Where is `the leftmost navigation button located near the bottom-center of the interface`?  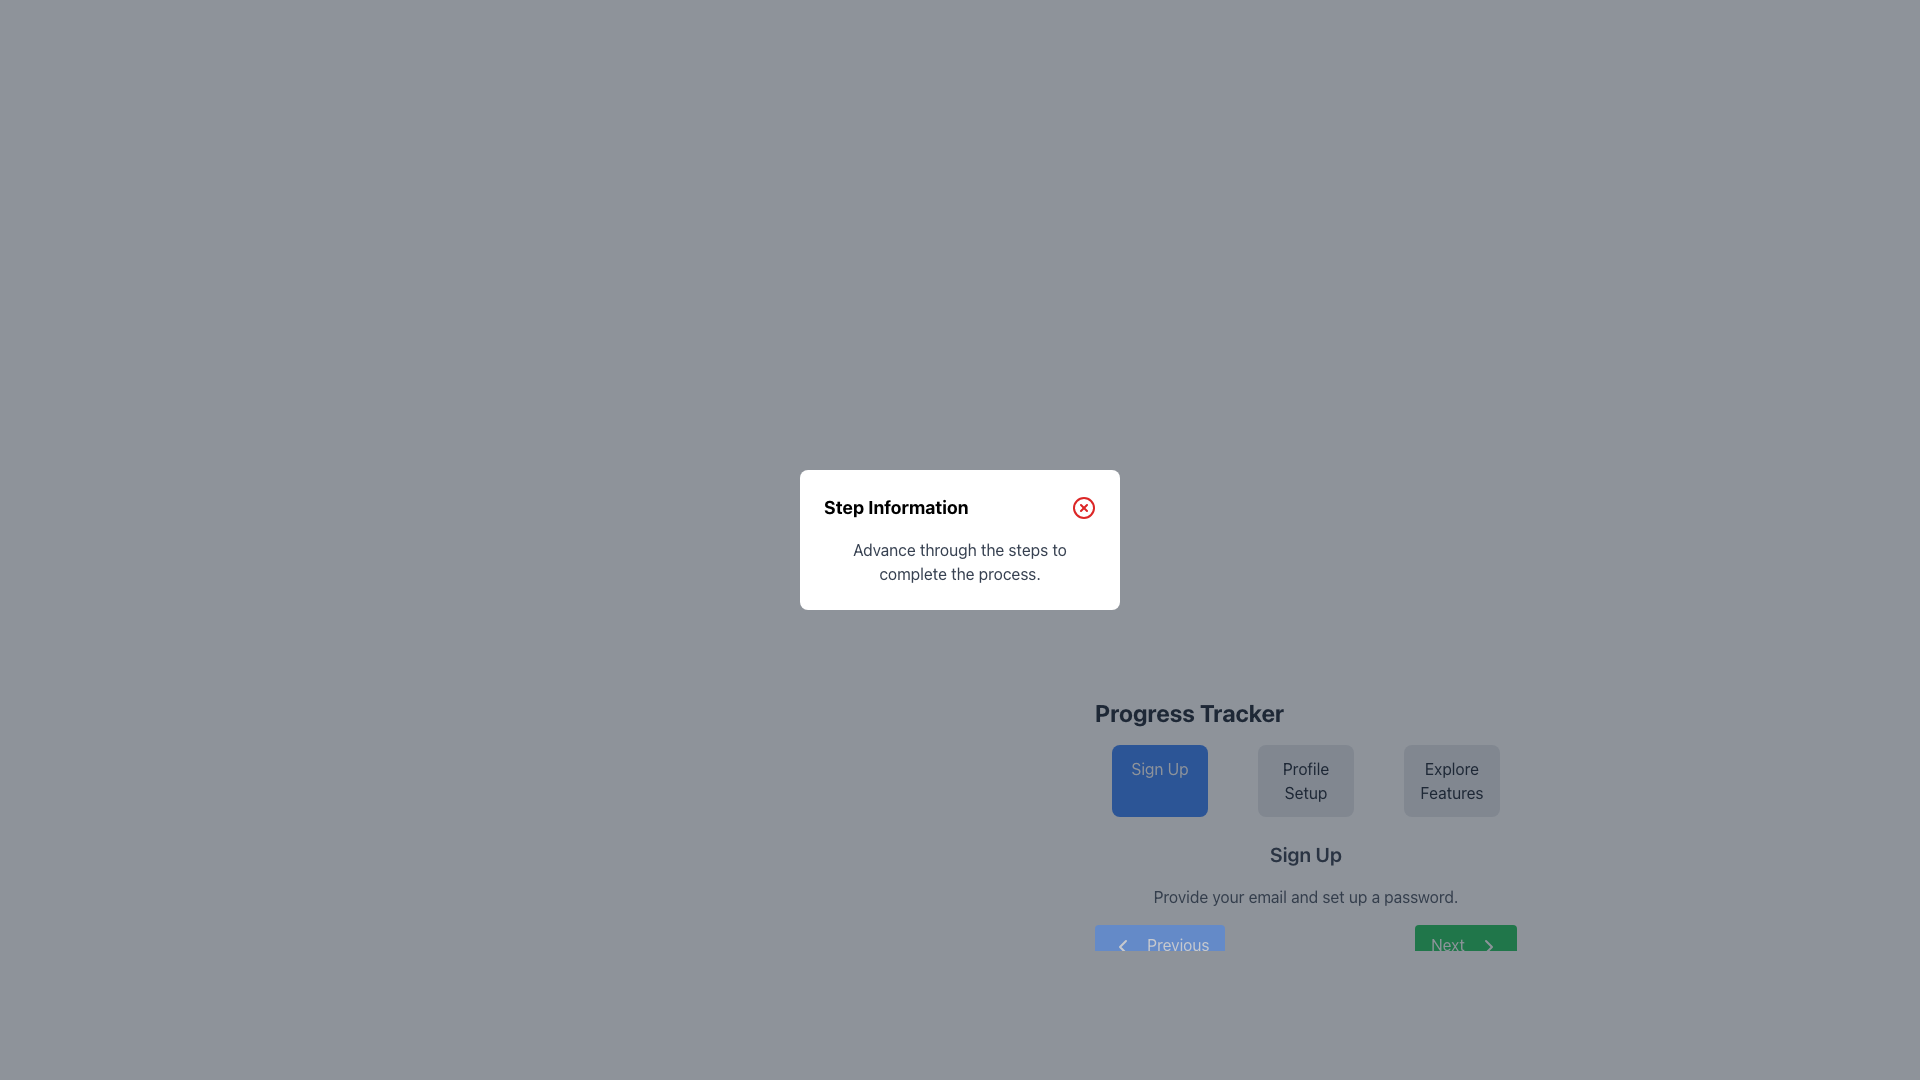 the leftmost navigation button located near the bottom-center of the interface is located at coordinates (1160, 945).